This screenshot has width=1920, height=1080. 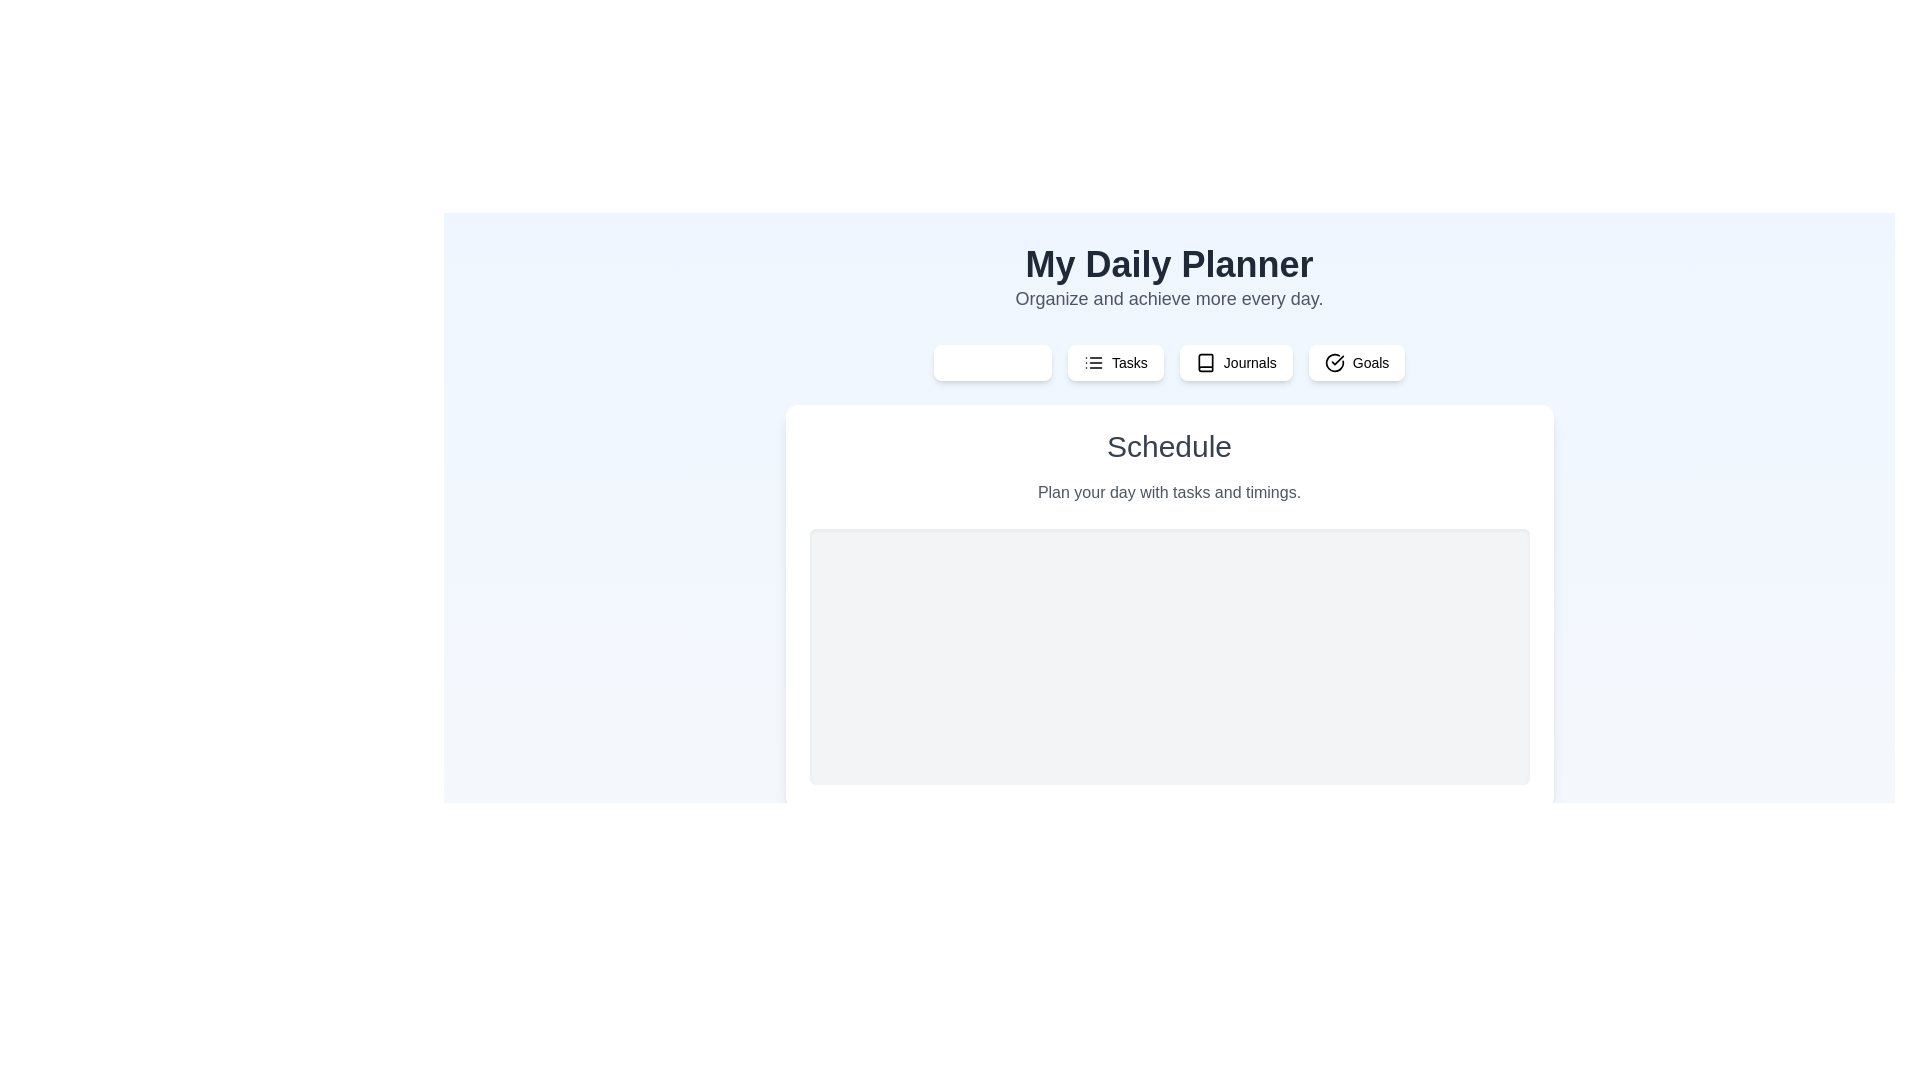 I want to click on the tab labeled Journals, so click(x=1235, y=362).